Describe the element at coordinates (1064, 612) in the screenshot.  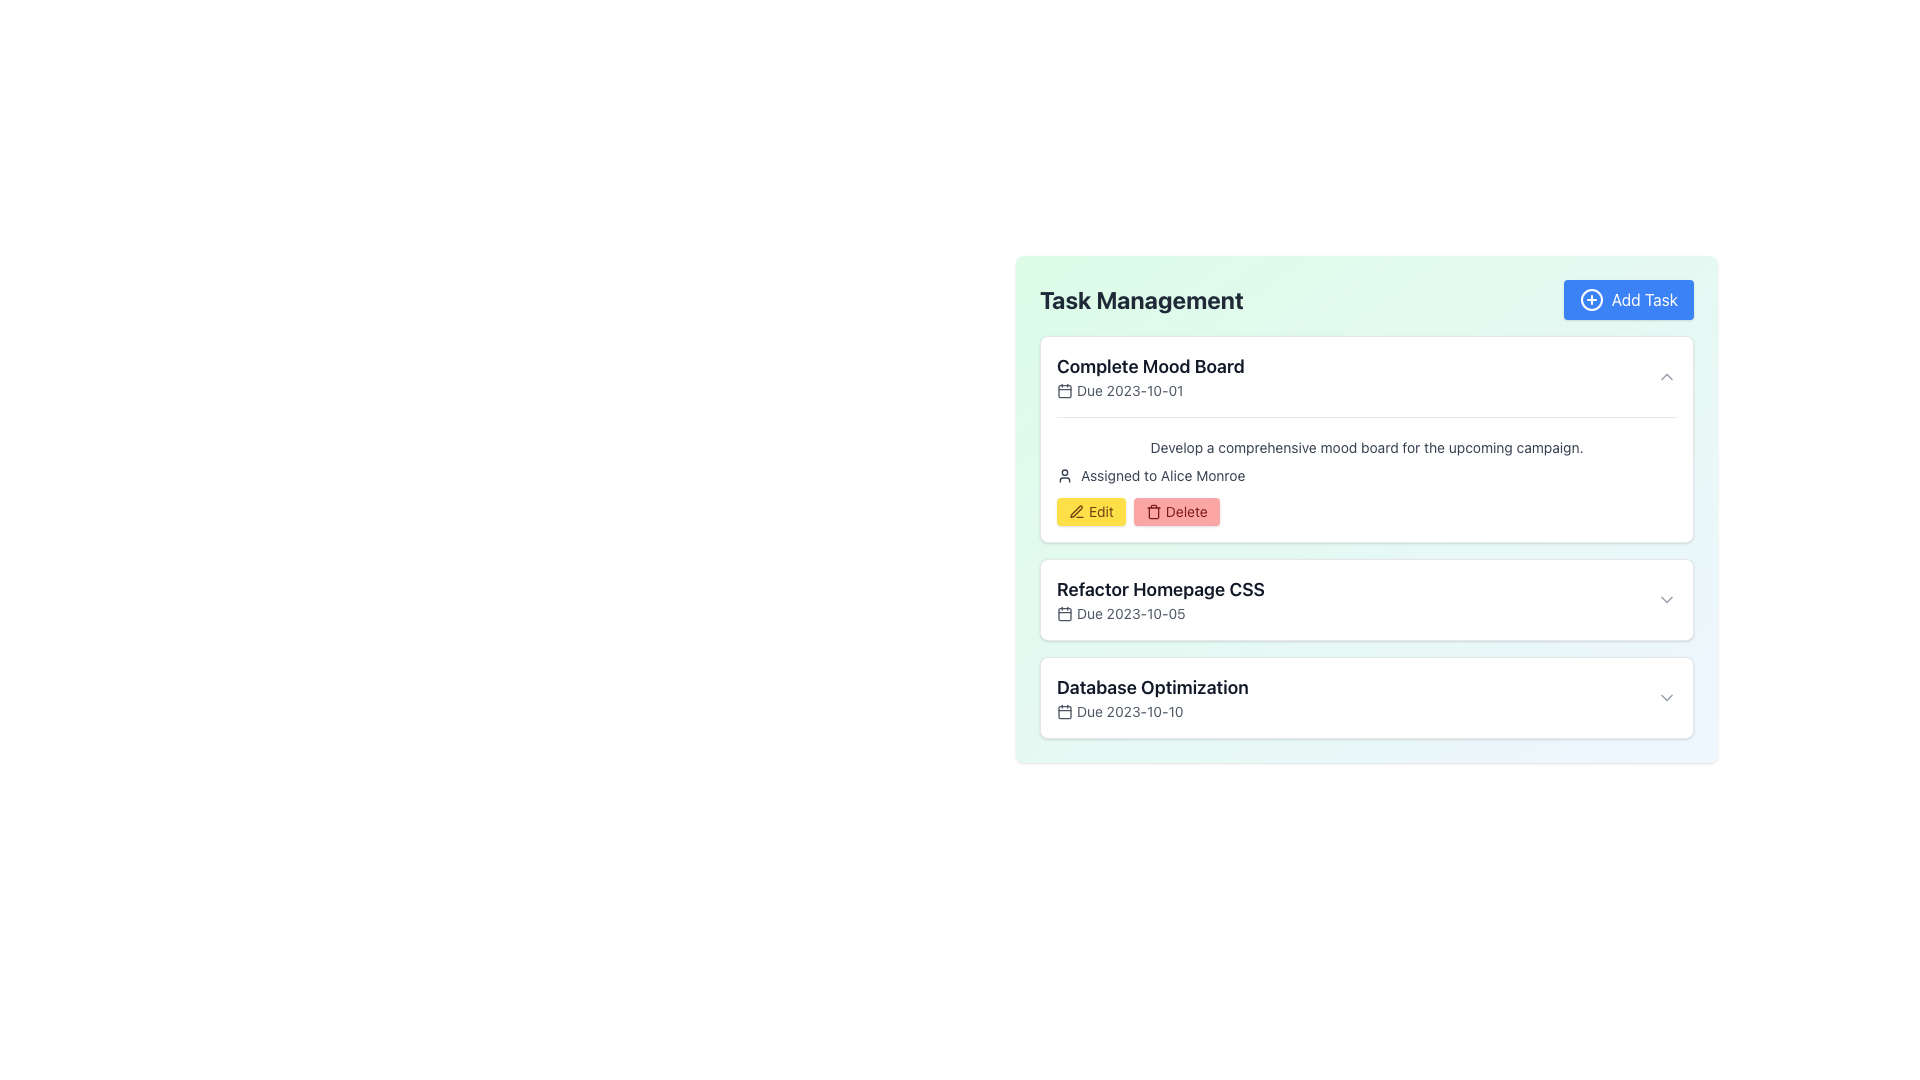
I see `the calendar icon, which is a monochromatic icon with a stroke outline and rounded corners, located to the left of the text 'Due 2023-10-05' in the task labeled 'Refactor Homepage CSS'` at that location.